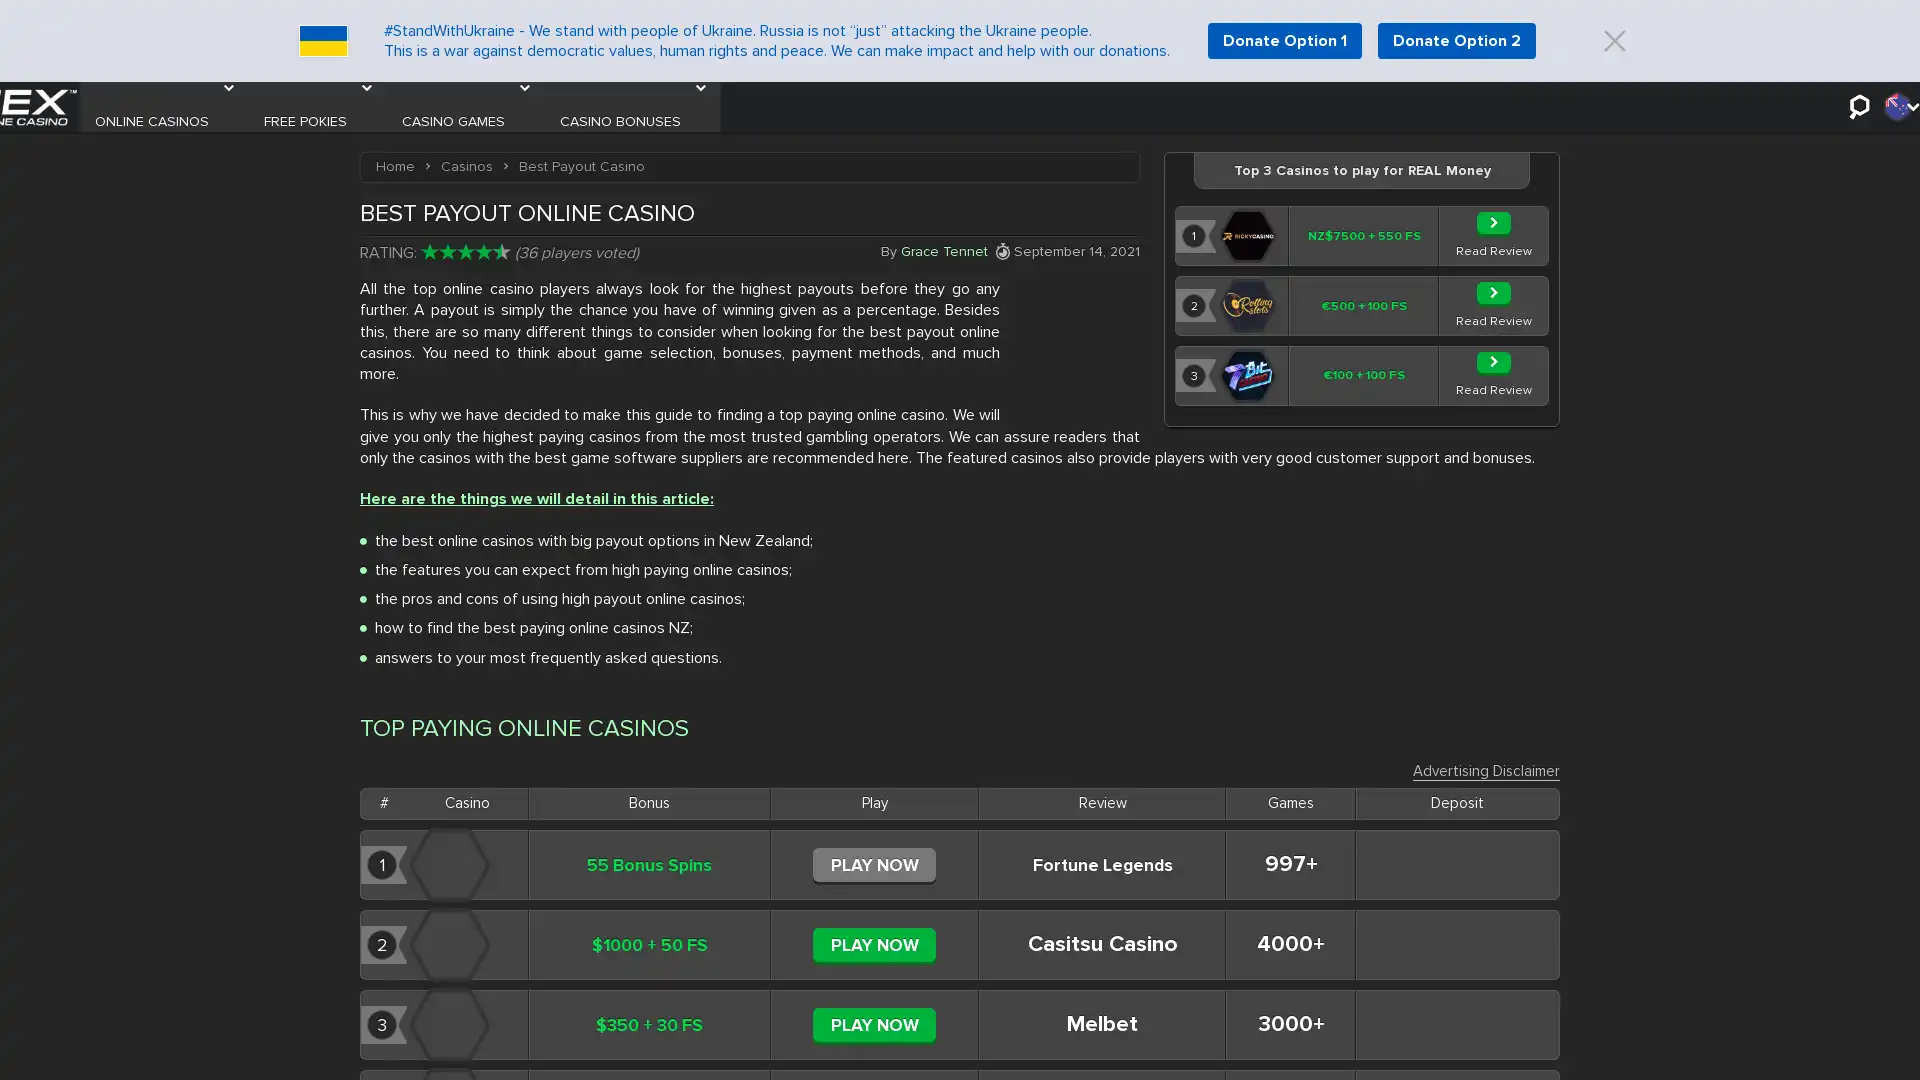 The height and width of the screenshot is (1080, 1920). What do you see at coordinates (874, 955) in the screenshot?
I see `PLAY NOW` at bounding box center [874, 955].